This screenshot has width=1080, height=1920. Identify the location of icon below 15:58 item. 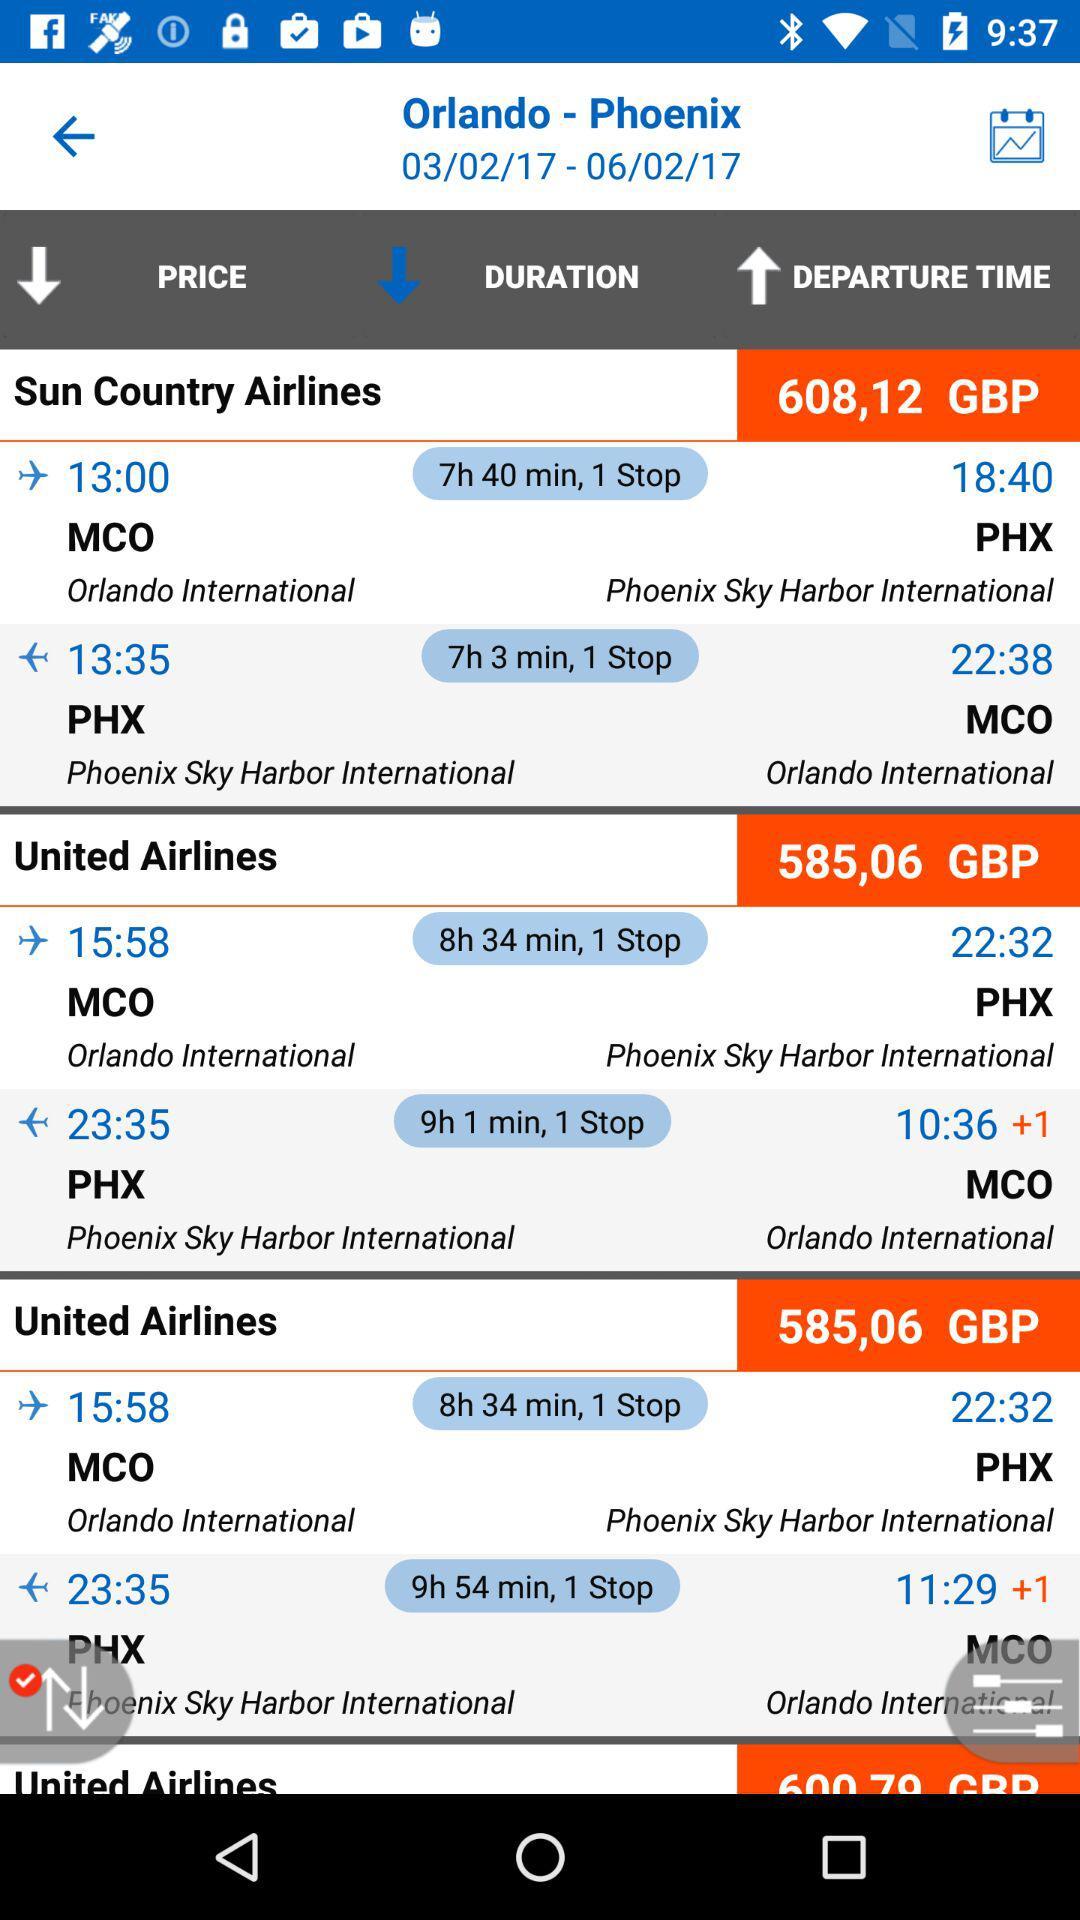
(33, 1438).